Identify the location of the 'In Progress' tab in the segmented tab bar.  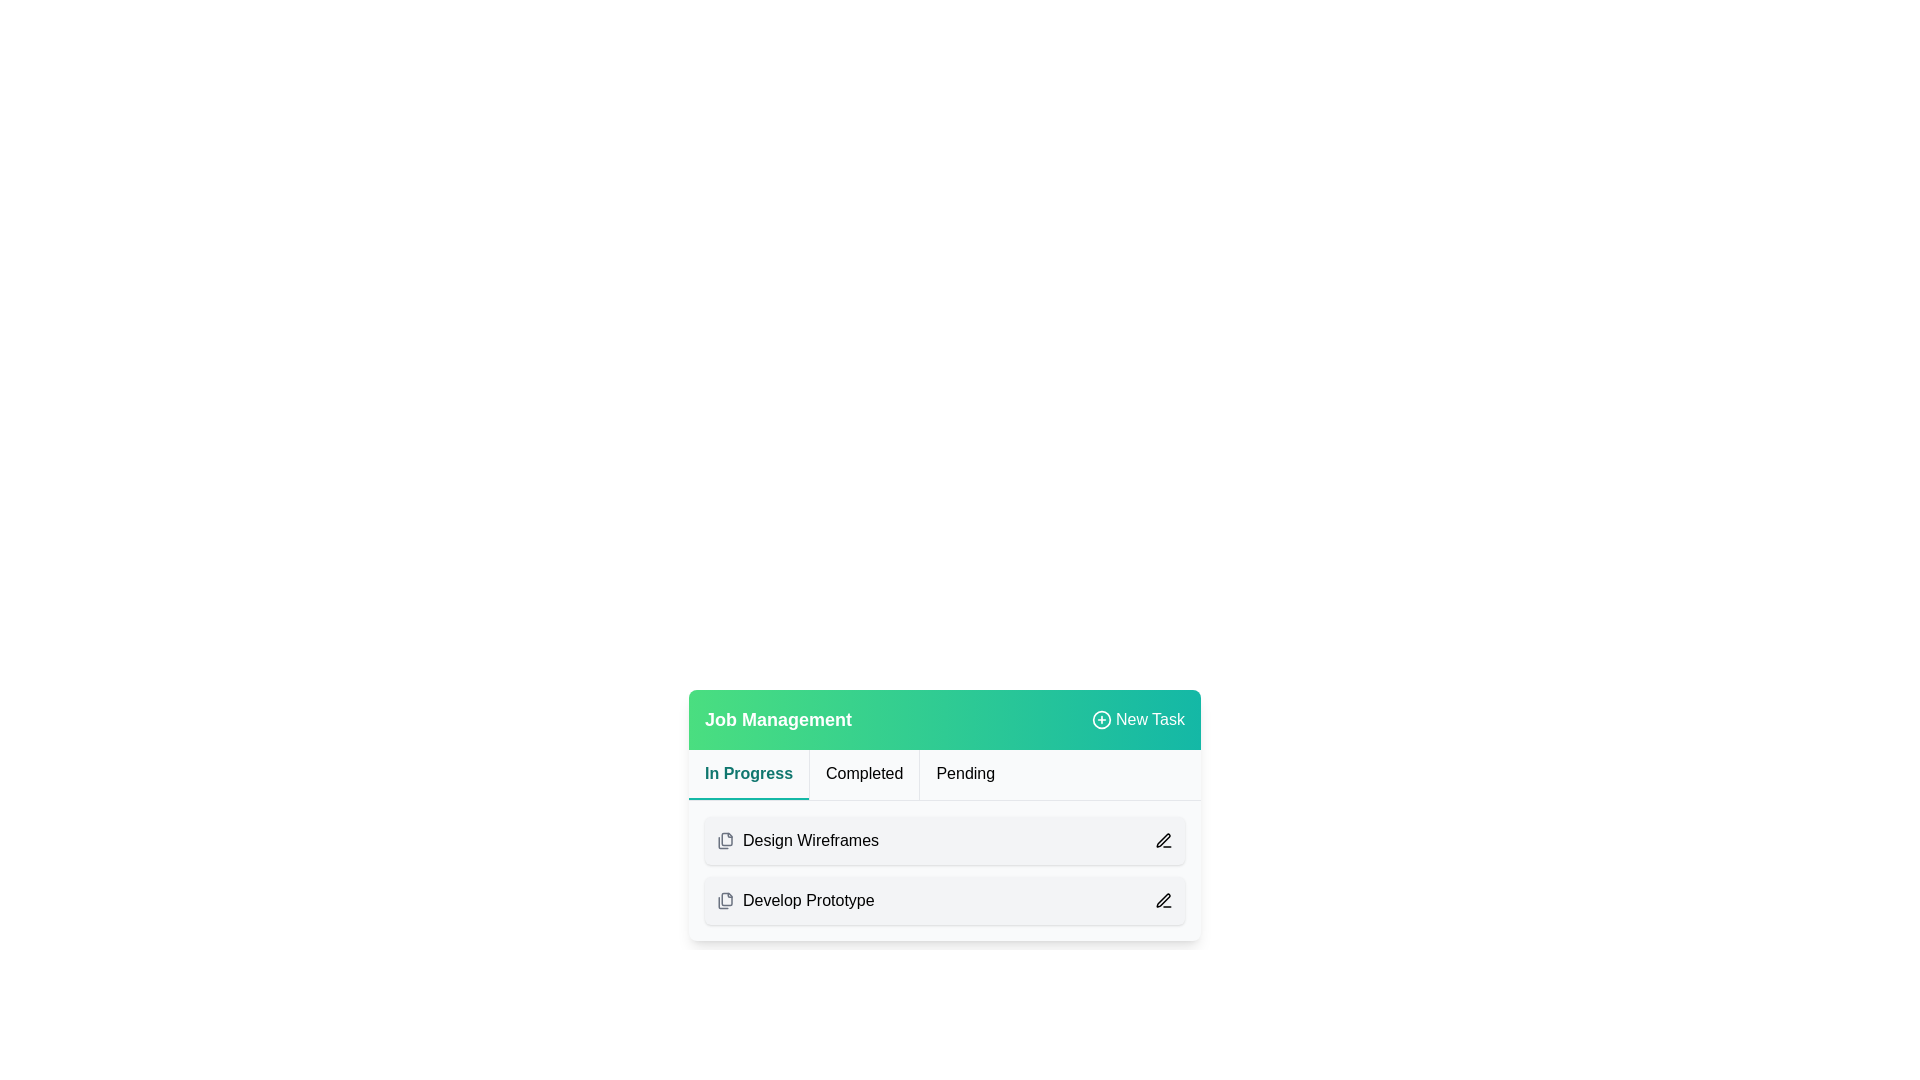
(747, 774).